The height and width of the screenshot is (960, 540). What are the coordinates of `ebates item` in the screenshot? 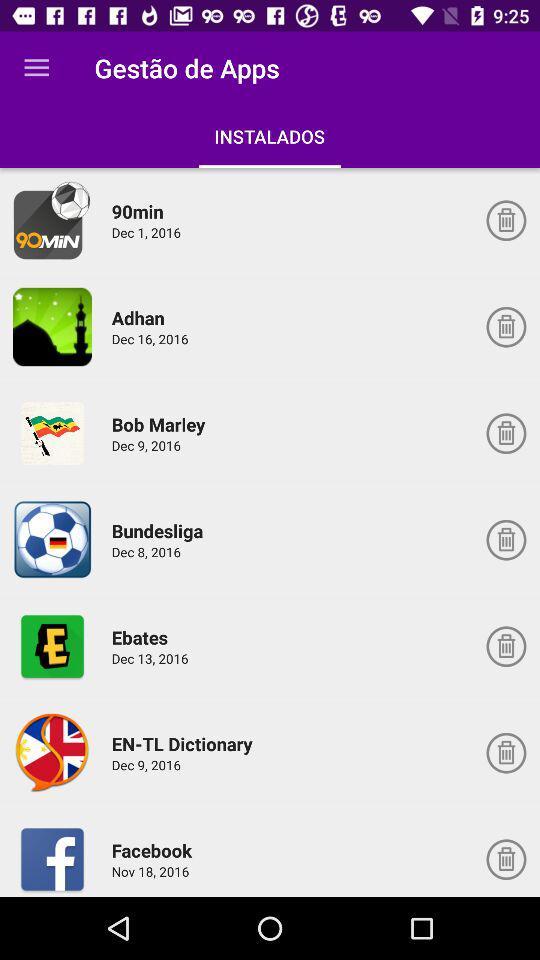 It's located at (142, 636).